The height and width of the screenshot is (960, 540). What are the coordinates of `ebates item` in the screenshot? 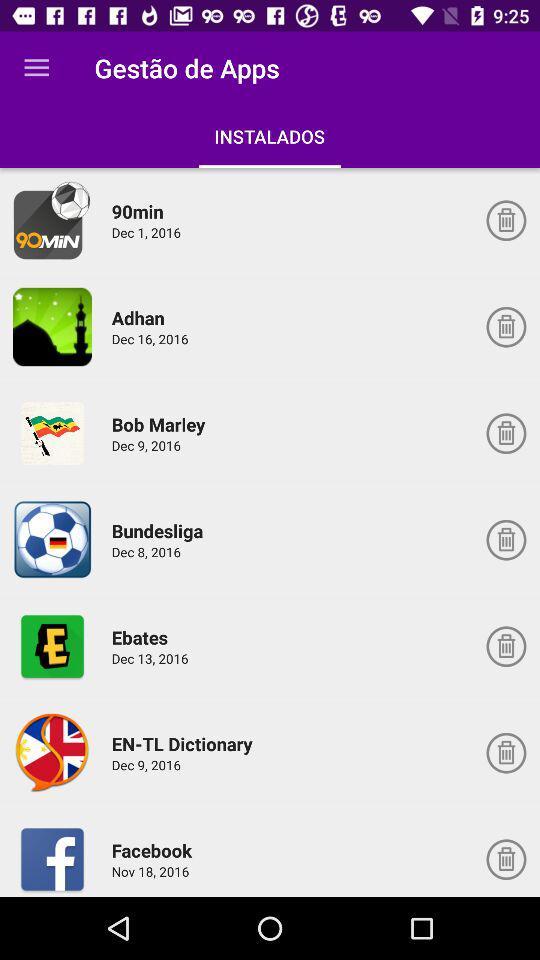 It's located at (142, 636).